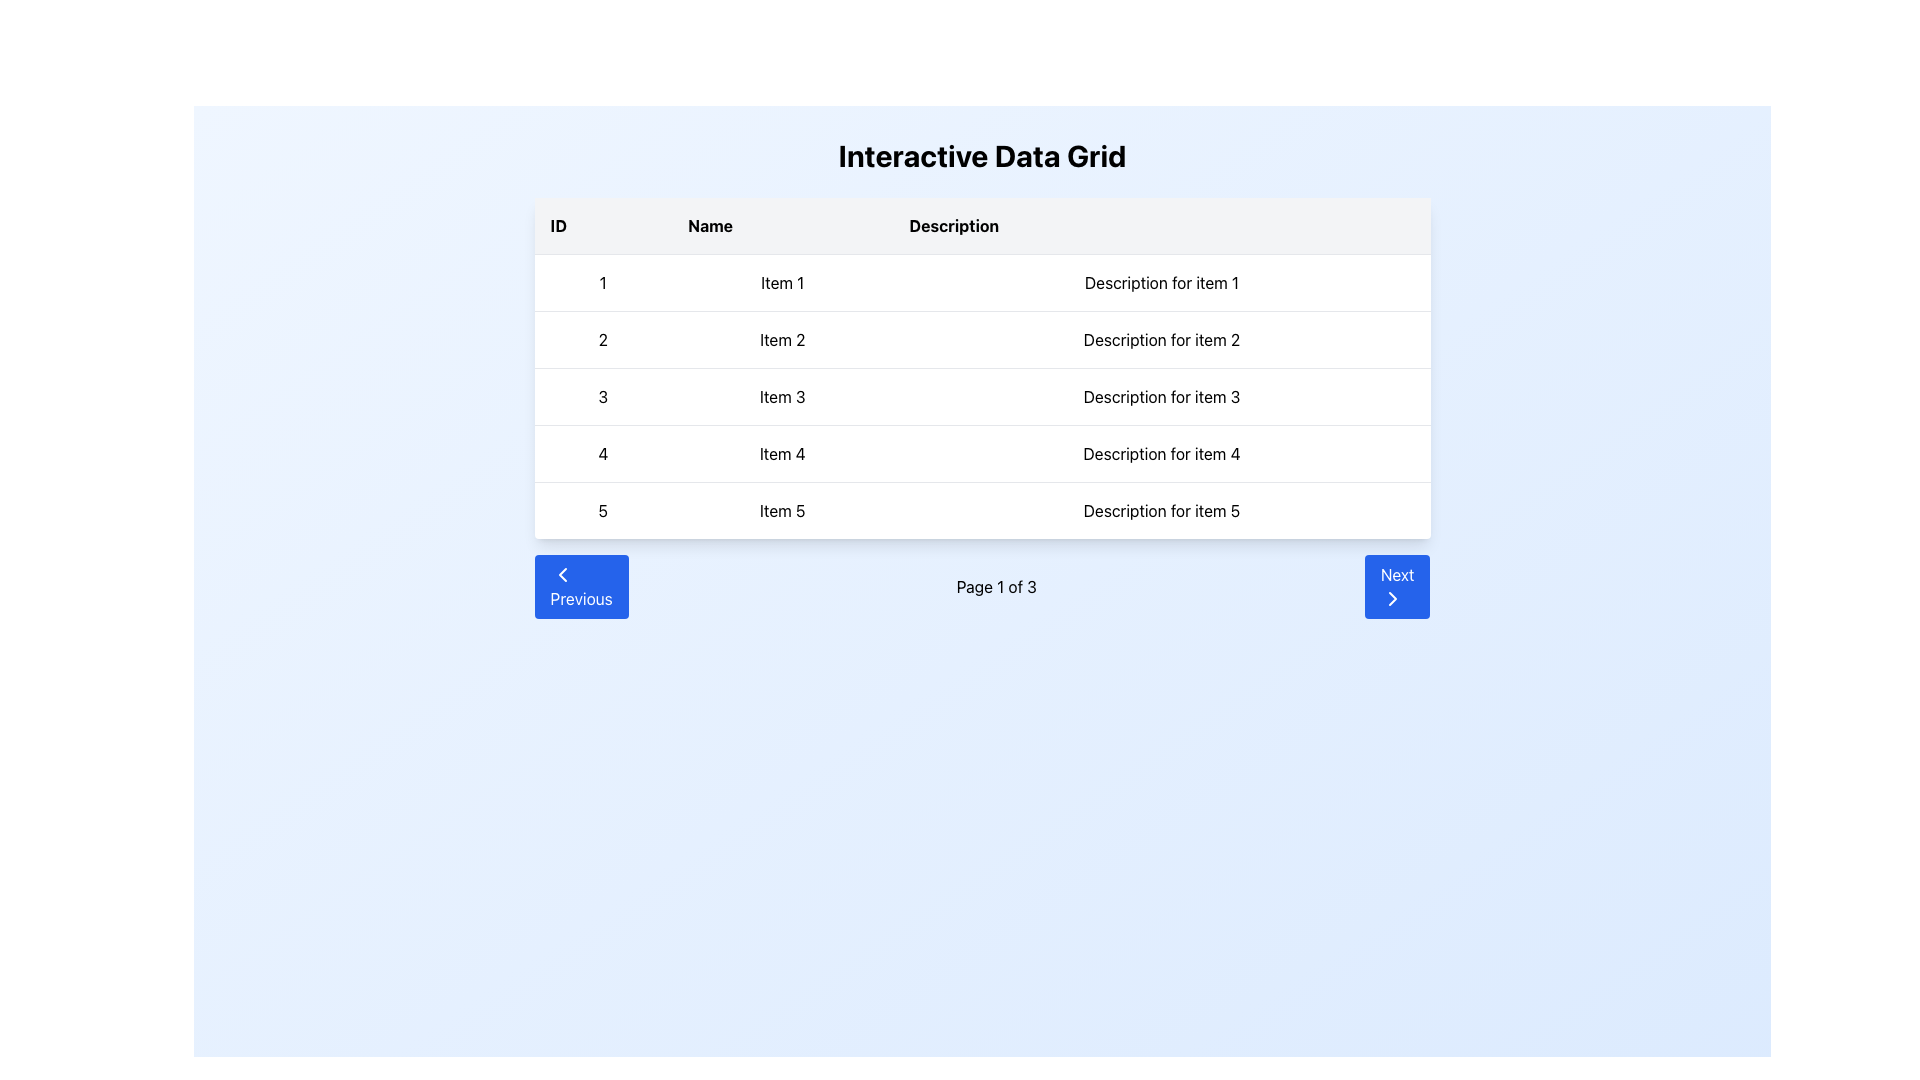  I want to click on keyboard navigation, so click(1391, 597).